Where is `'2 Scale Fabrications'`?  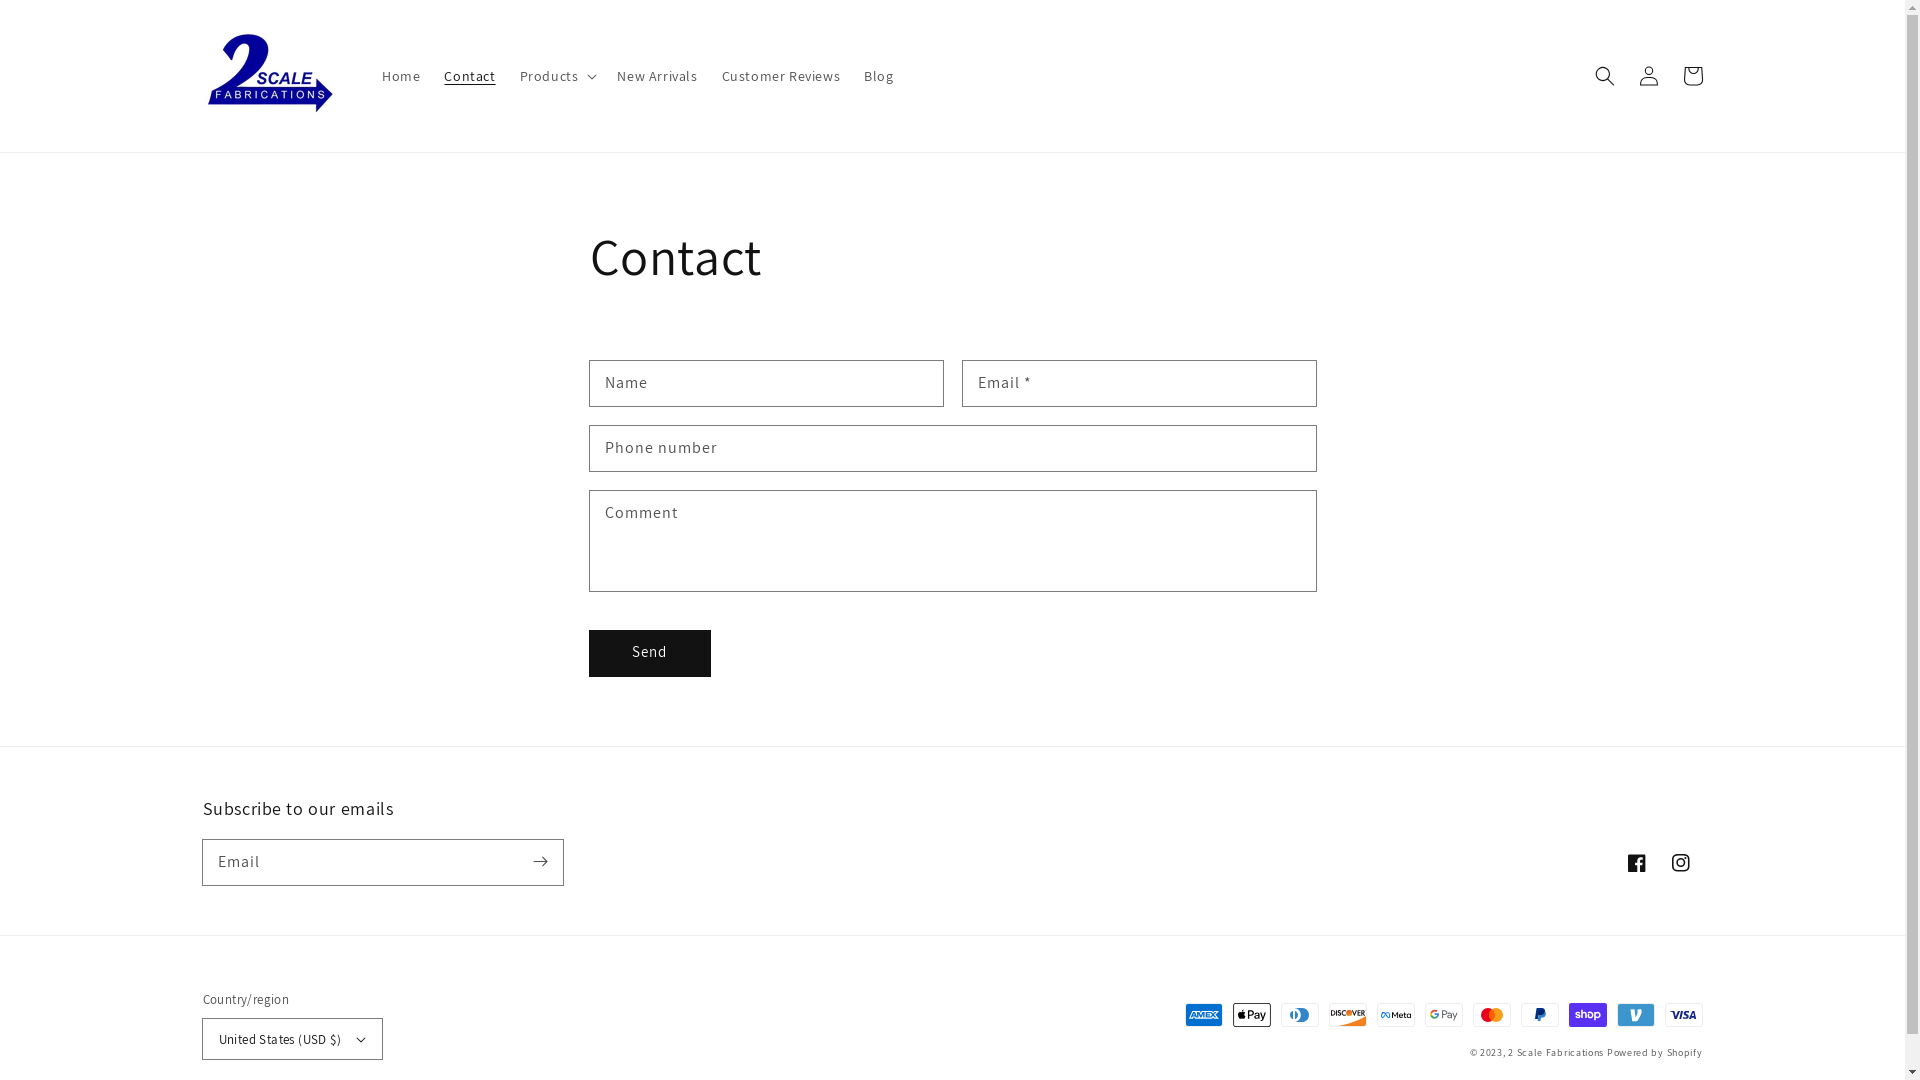 '2 Scale Fabrications' is located at coordinates (1554, 1051).